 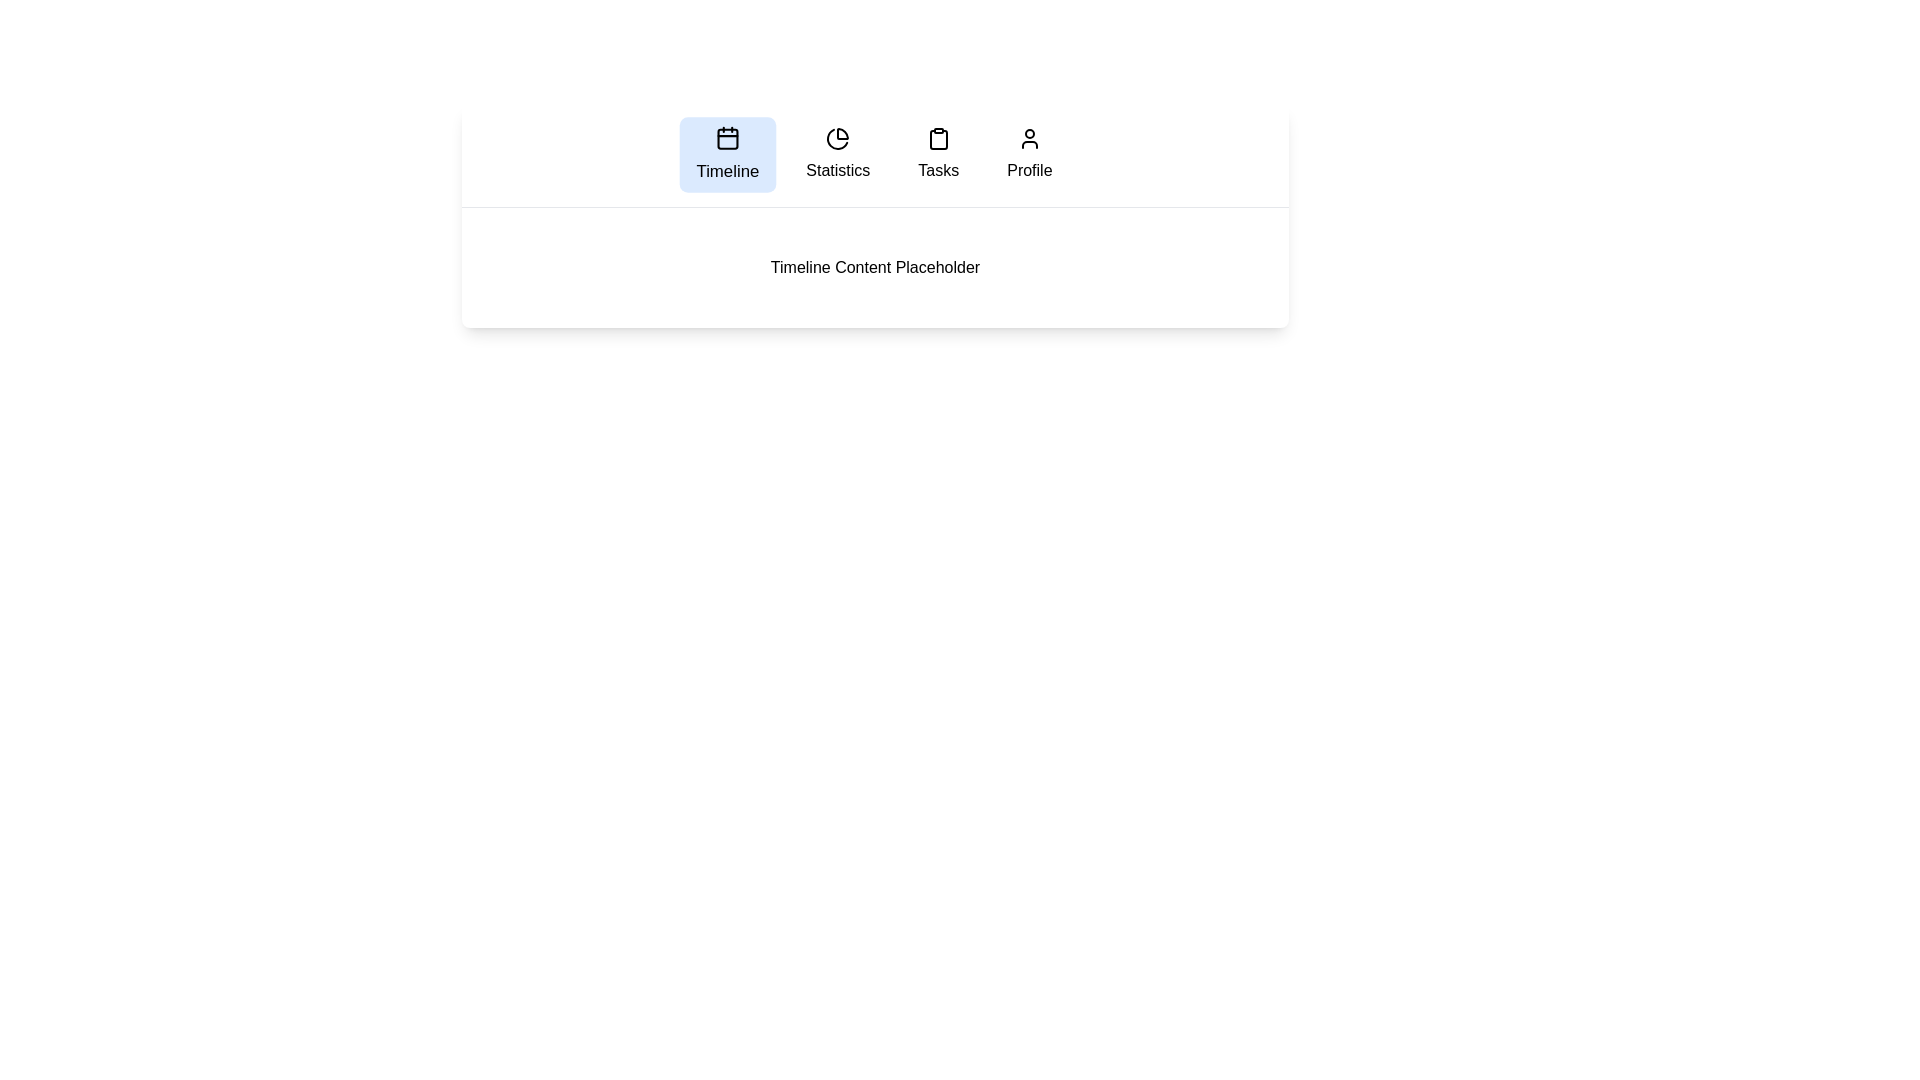 I want to click on the tab labeled Statistics to navigate to it, so click(x=838, y=153).